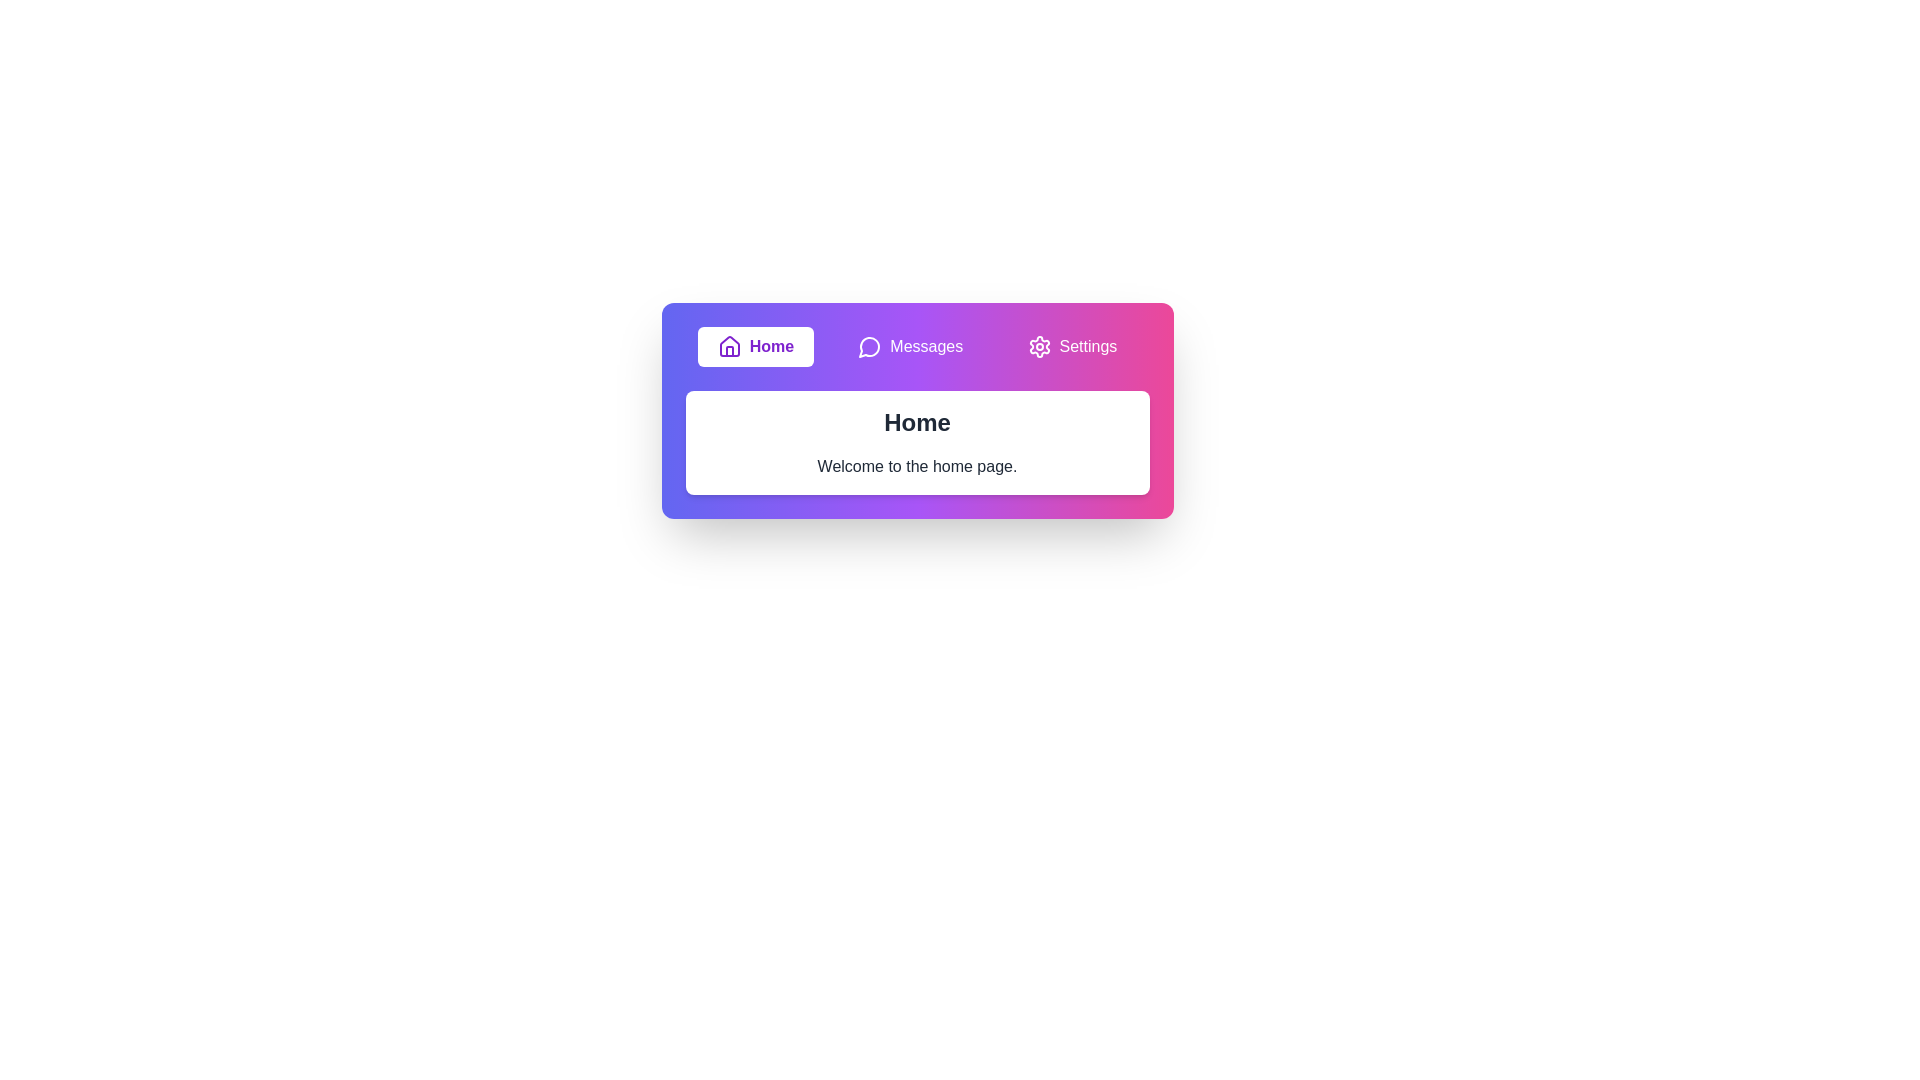 Image resolution: width=1920 pixels, height=1080 pixels. Describe the element at coordinates (925, 346) in the screenshot. I see `the text label or navigation link located immediately to the right of the chat bubble icon in the navigation bar` at that location.